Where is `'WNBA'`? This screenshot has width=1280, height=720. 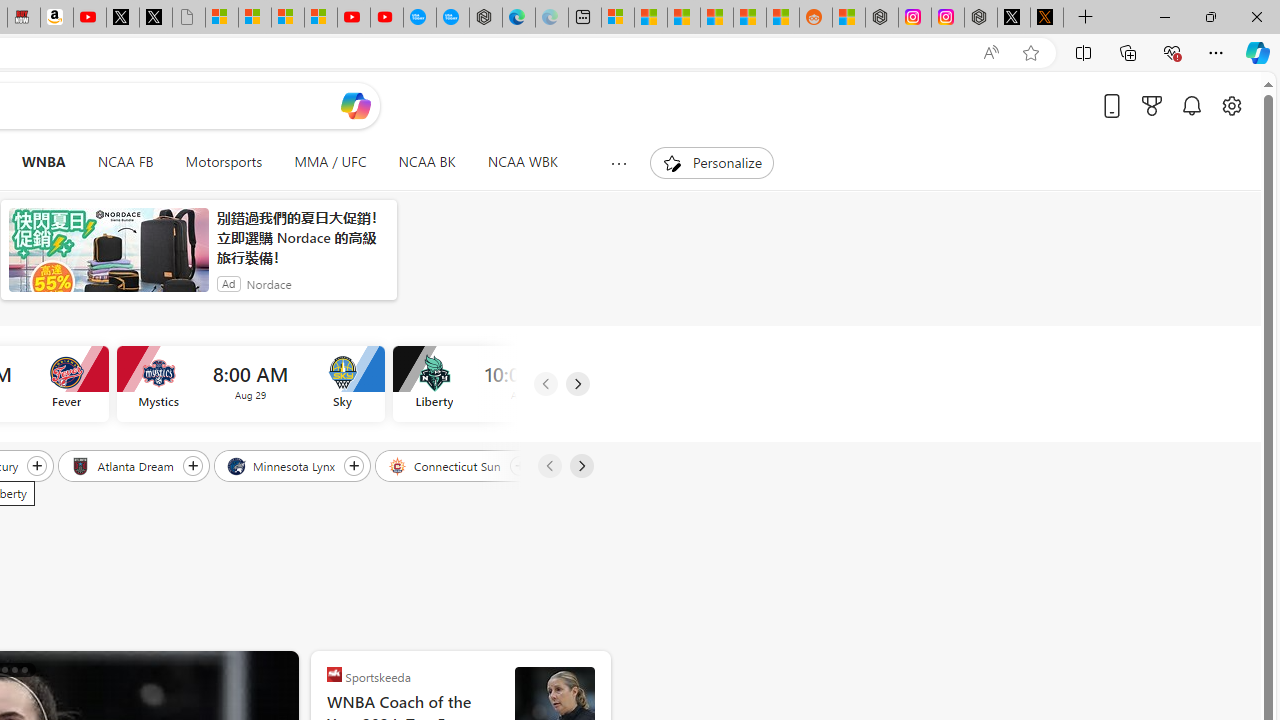 'WNBA' is located at coordinates (43, 162).